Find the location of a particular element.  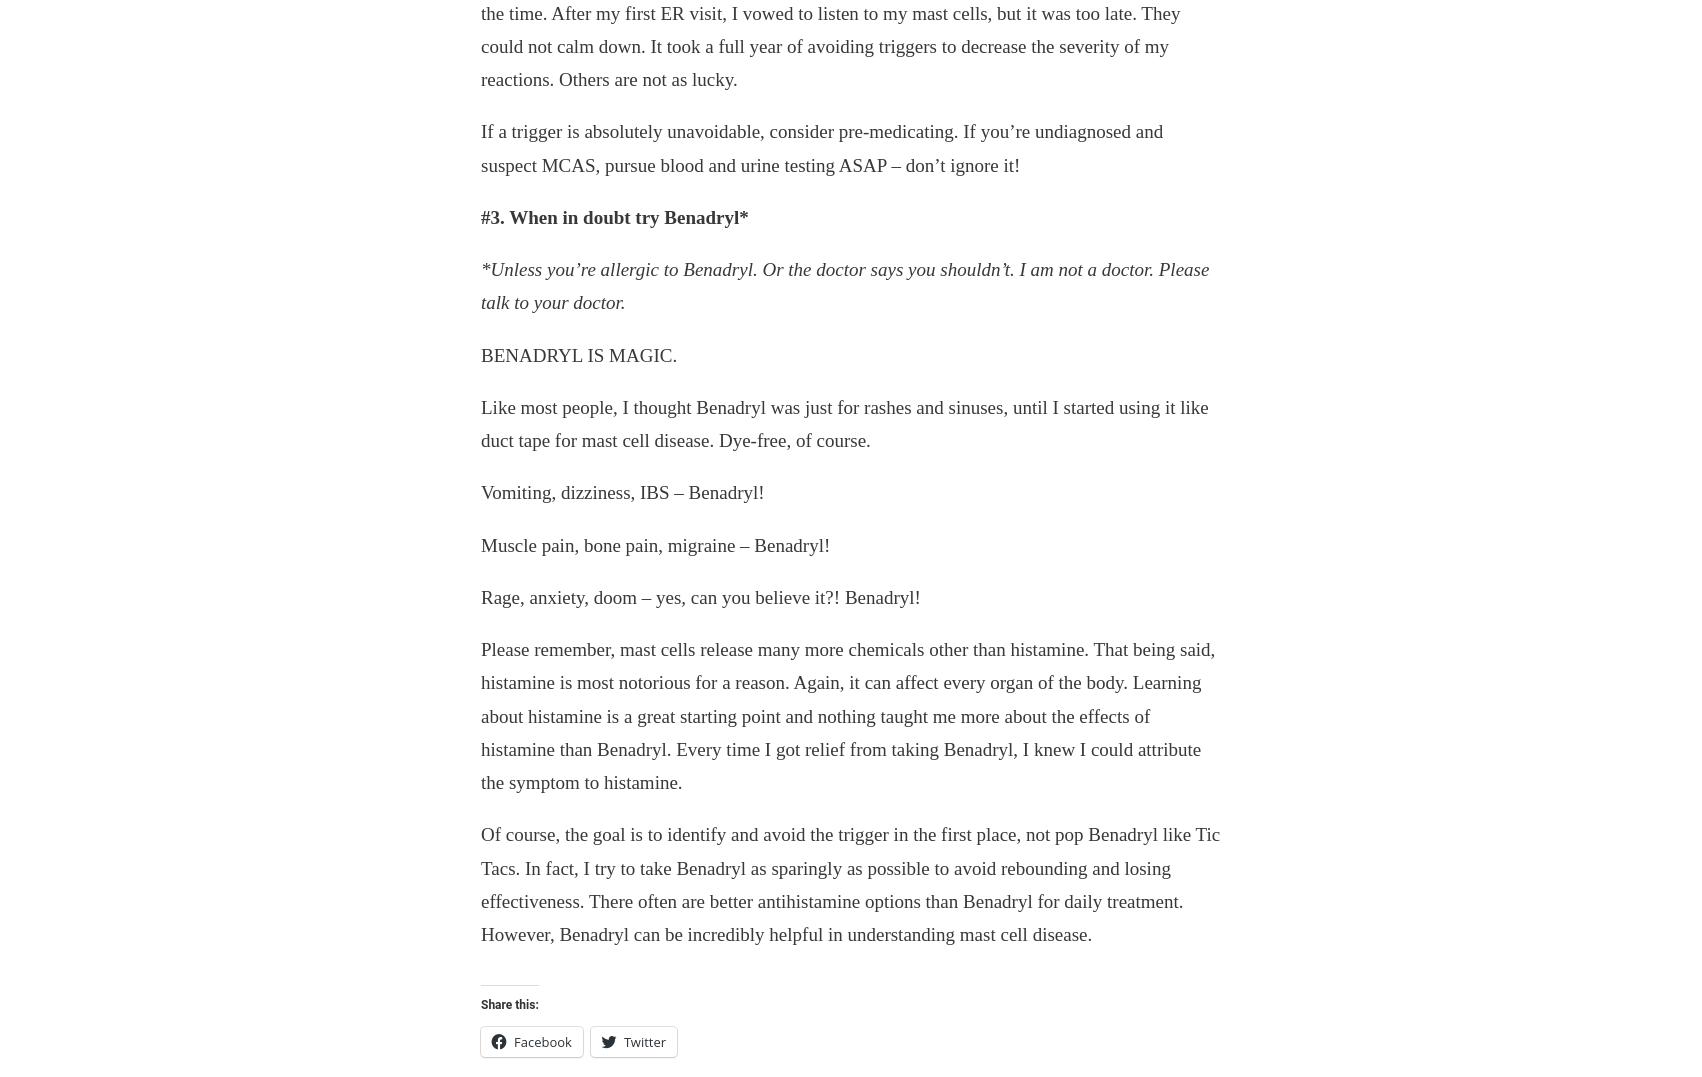

'*Unless you’re allergic to Benadryl. Or the doctor says you shouldn’t. I am not a doctor. Please talk to your doctor.' is located at coordinates (844, 285).